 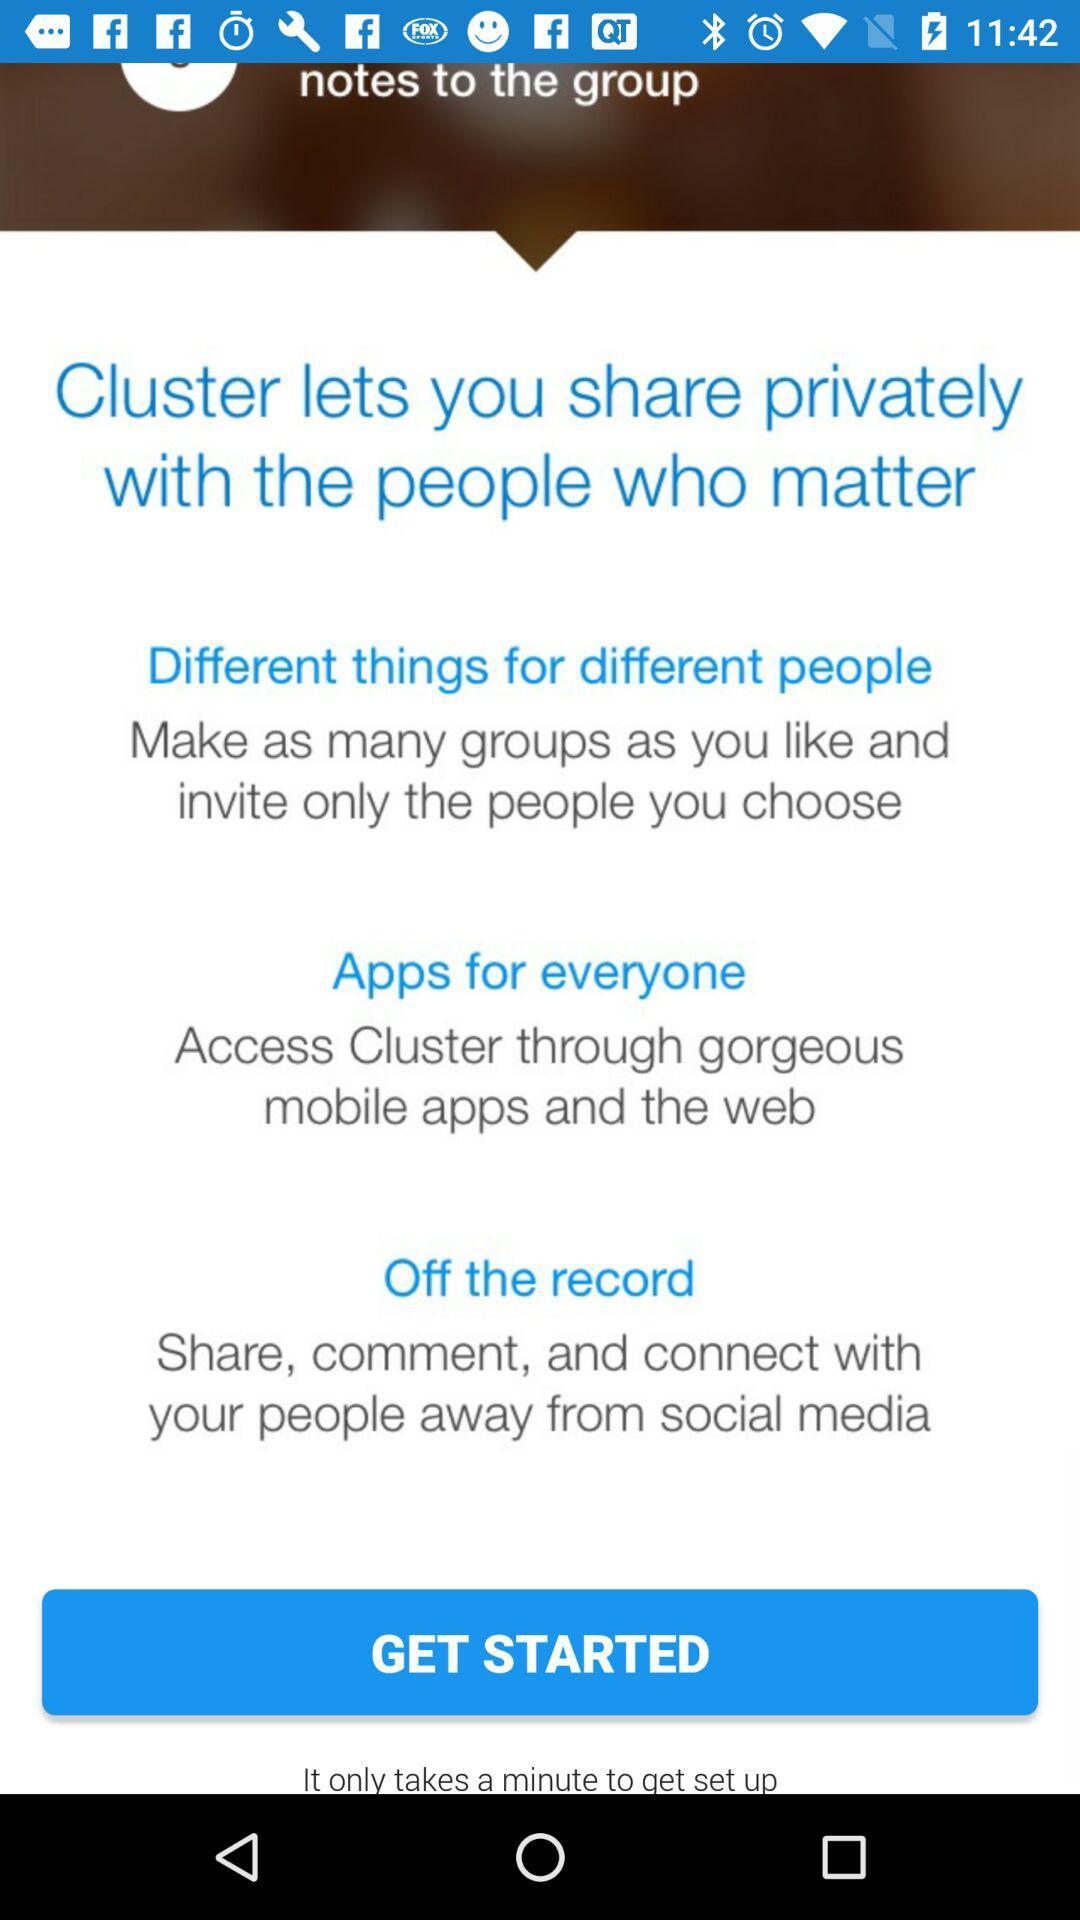 I want to click on icon above the it only takes icon, so click(x=540, y=1652).